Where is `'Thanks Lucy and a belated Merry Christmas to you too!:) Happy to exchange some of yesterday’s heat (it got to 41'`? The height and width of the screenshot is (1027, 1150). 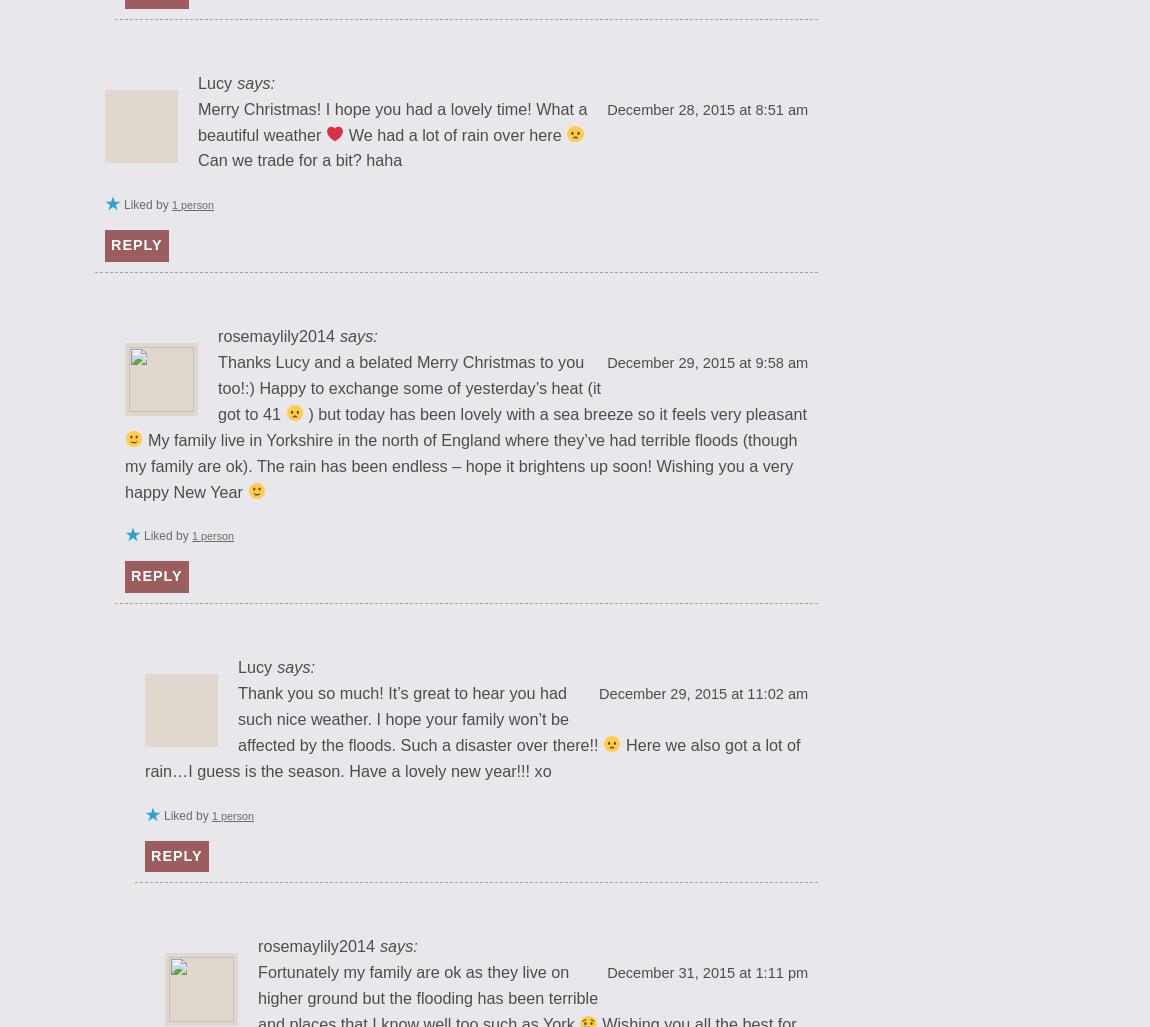 'Thanks Lucy and a belated Merry Christmas to you too!:) Happy to exchange some of yesterday’s heat (it got to 41' is located at coordinates (409, 386).